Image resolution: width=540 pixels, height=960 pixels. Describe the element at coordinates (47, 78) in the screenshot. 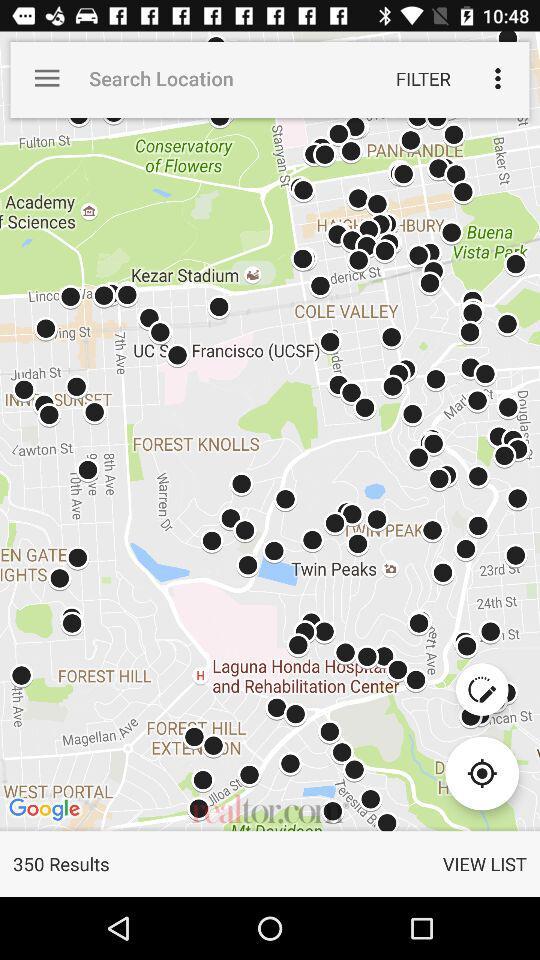

I see `icon next to the search location item` at that location.